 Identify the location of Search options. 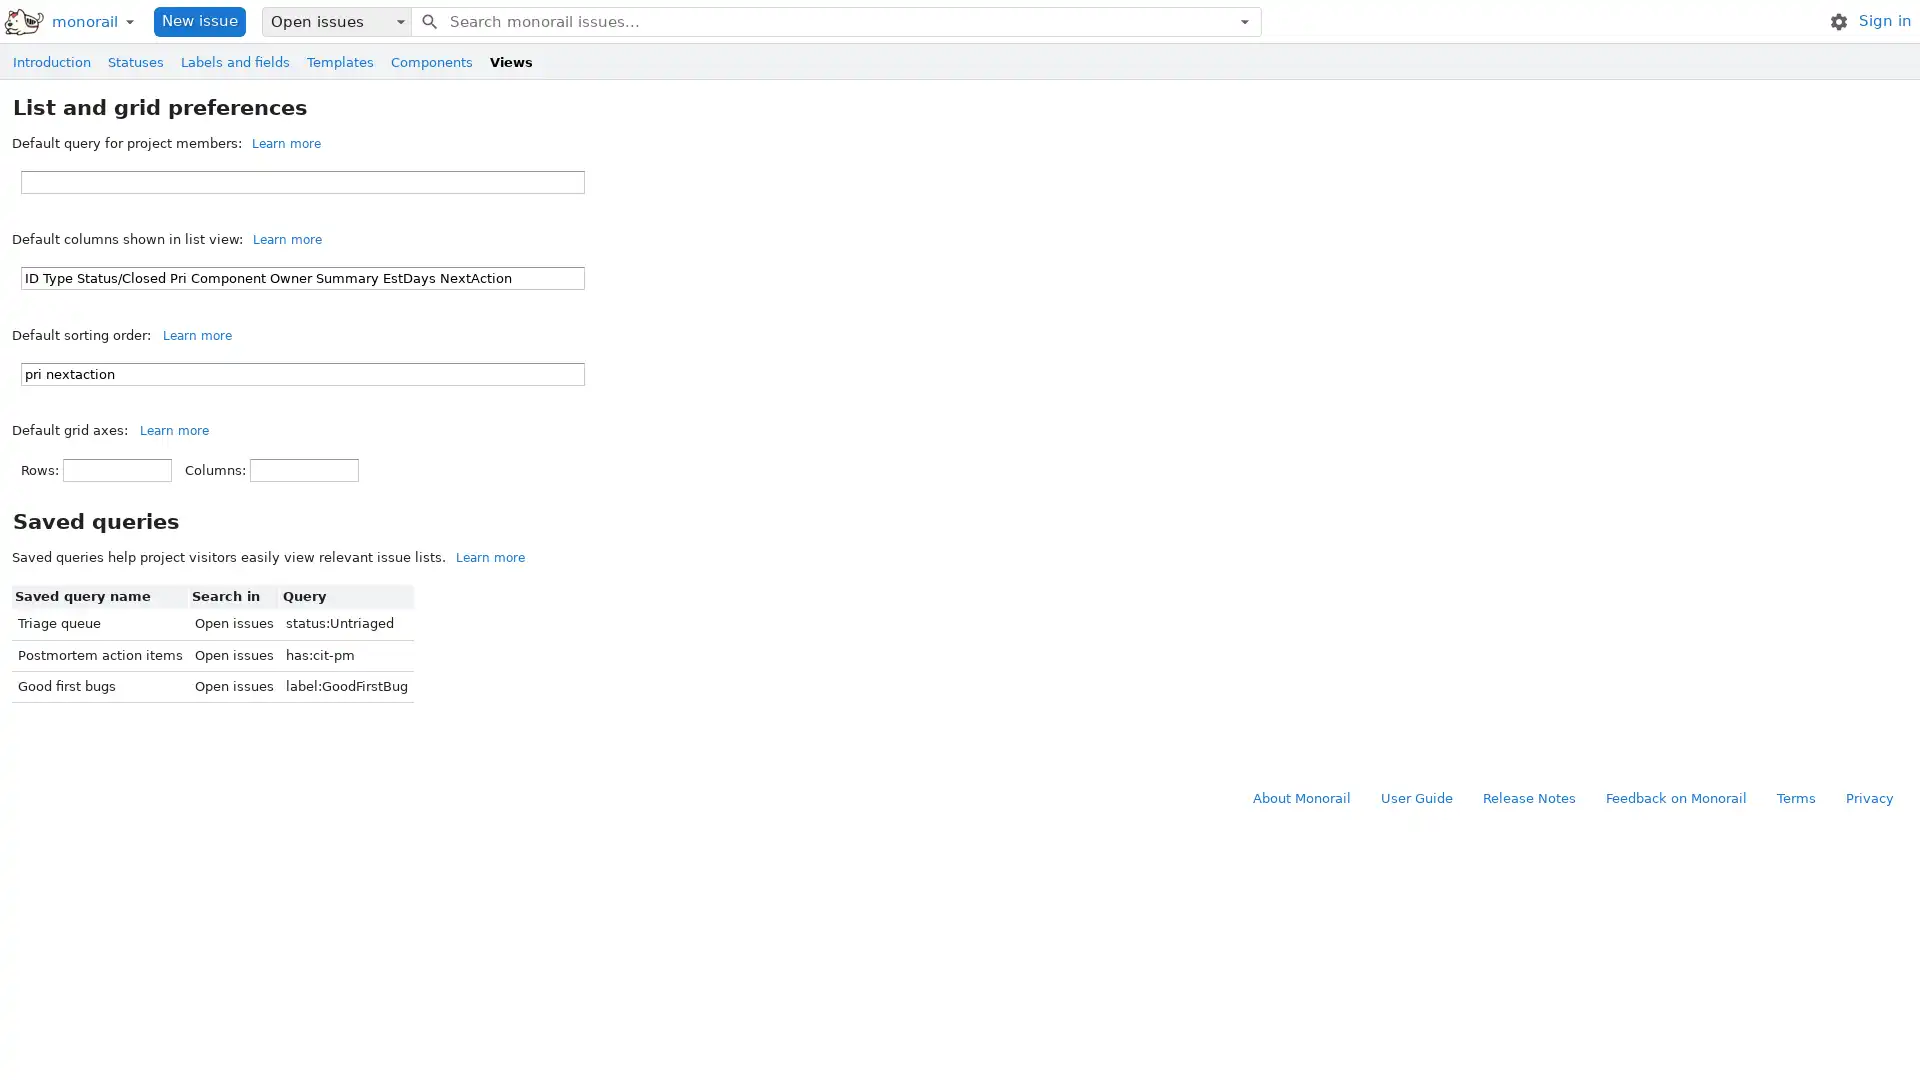
(1243, 20).